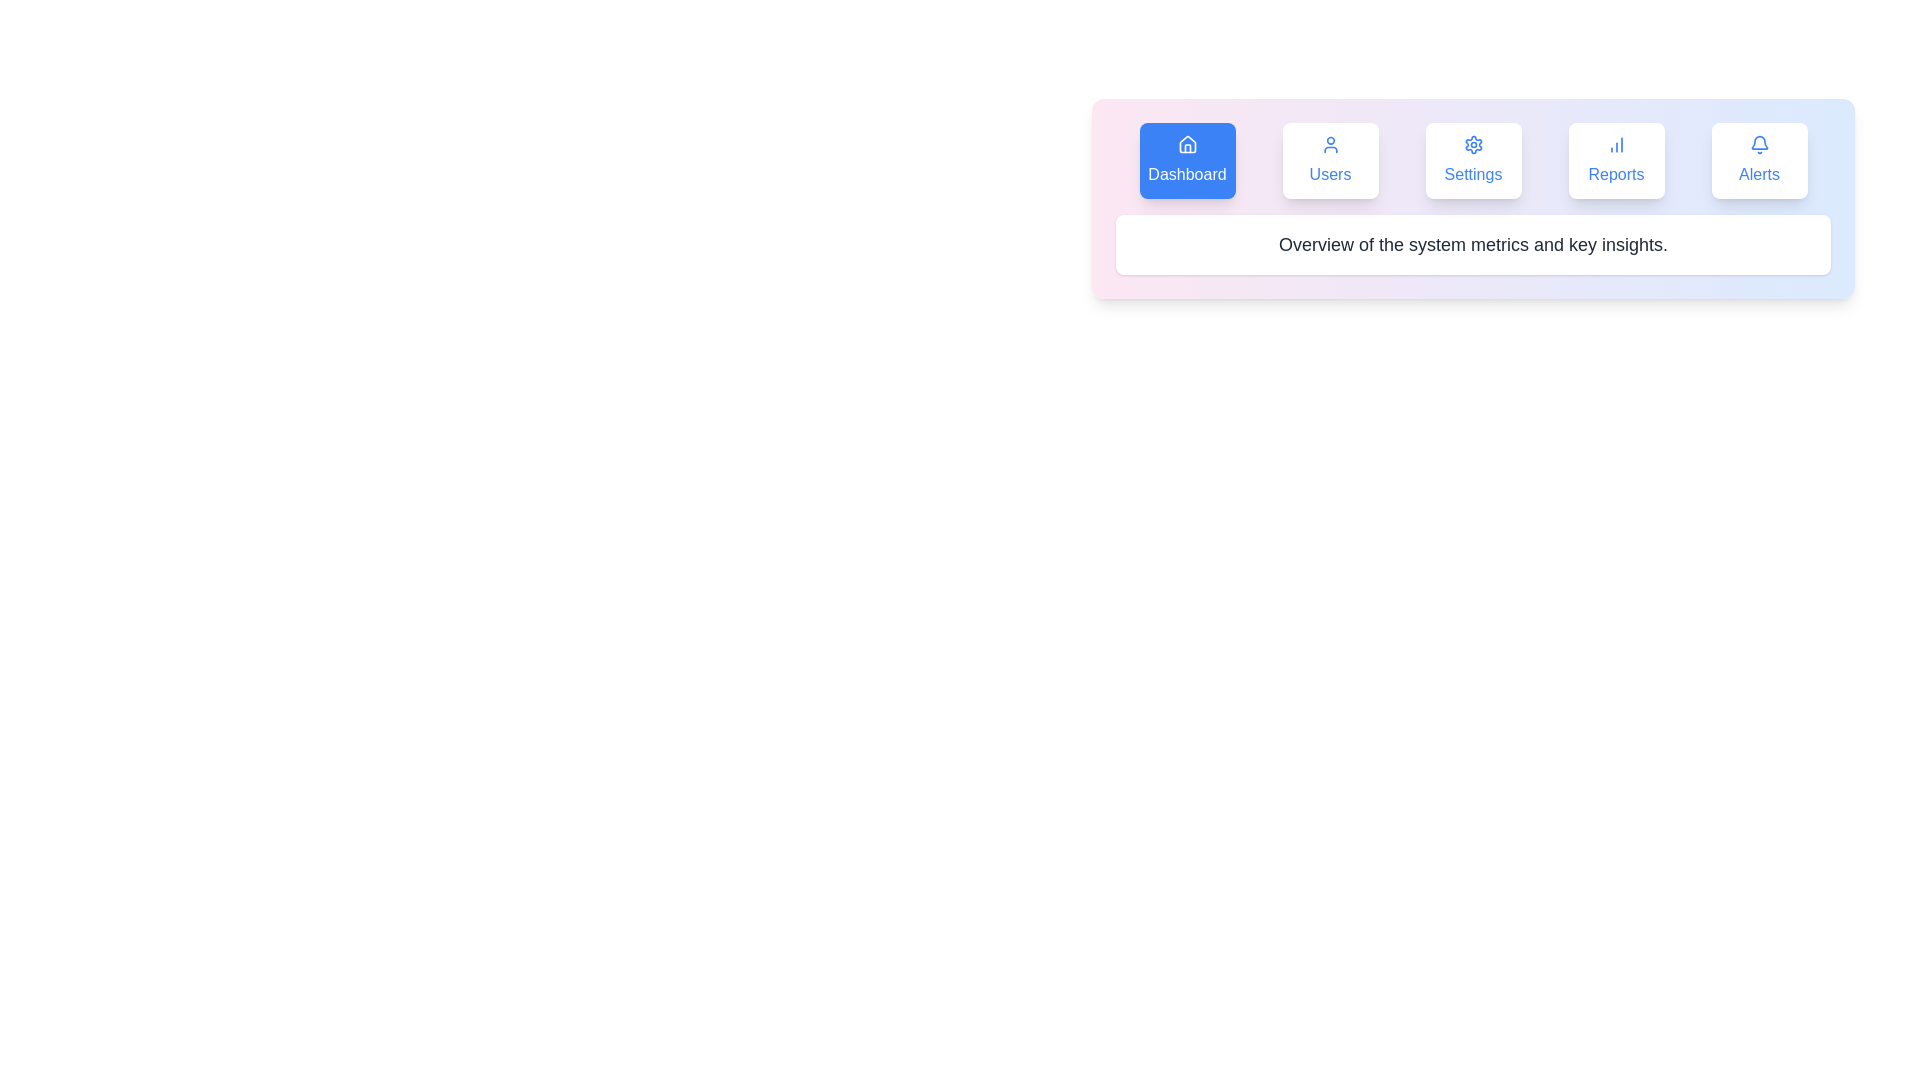  I want to click on the Alerts button, the fifth card in the navigation bar, to see the blue ring highlight, so click(1758, 160).